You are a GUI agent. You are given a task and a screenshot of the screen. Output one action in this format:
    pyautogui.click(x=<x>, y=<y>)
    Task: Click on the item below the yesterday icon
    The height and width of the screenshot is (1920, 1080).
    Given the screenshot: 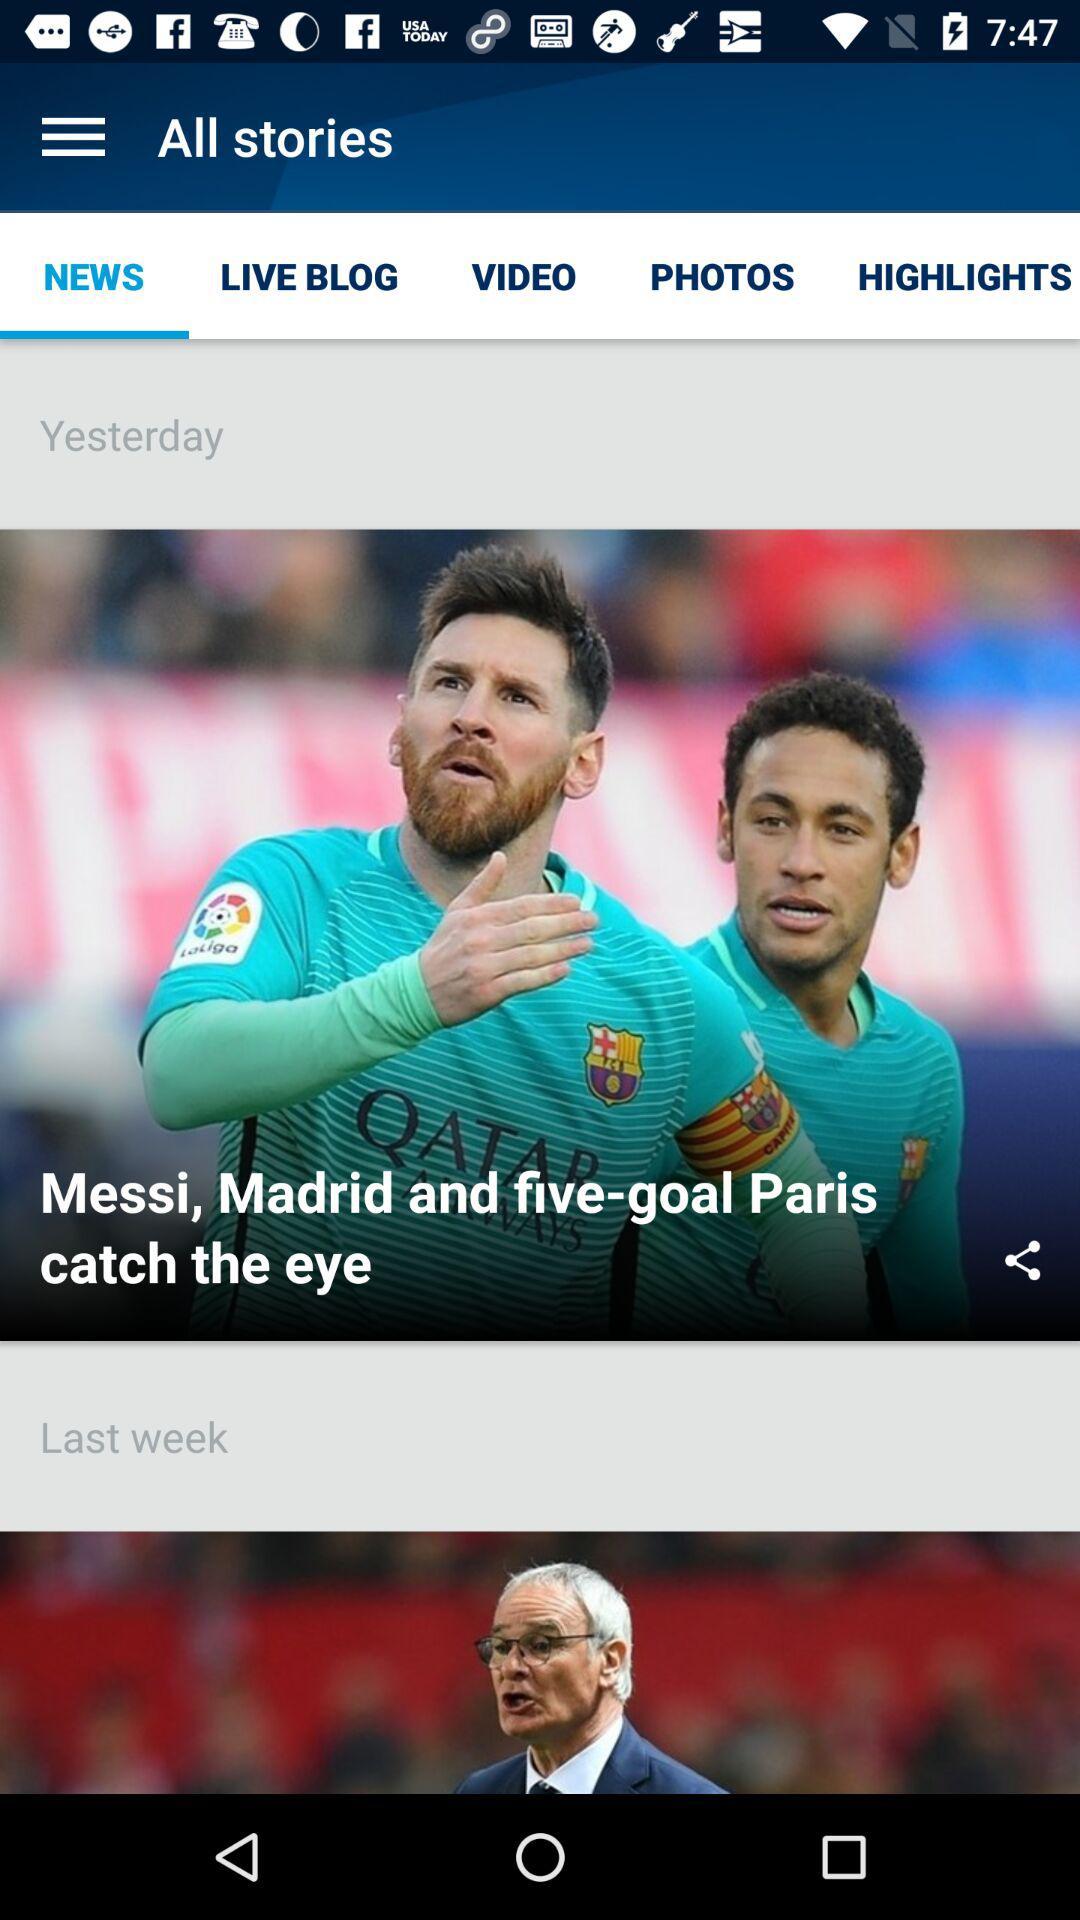 What is the action you would take?
    pyautogui.click(x=1022, y=1259)
    